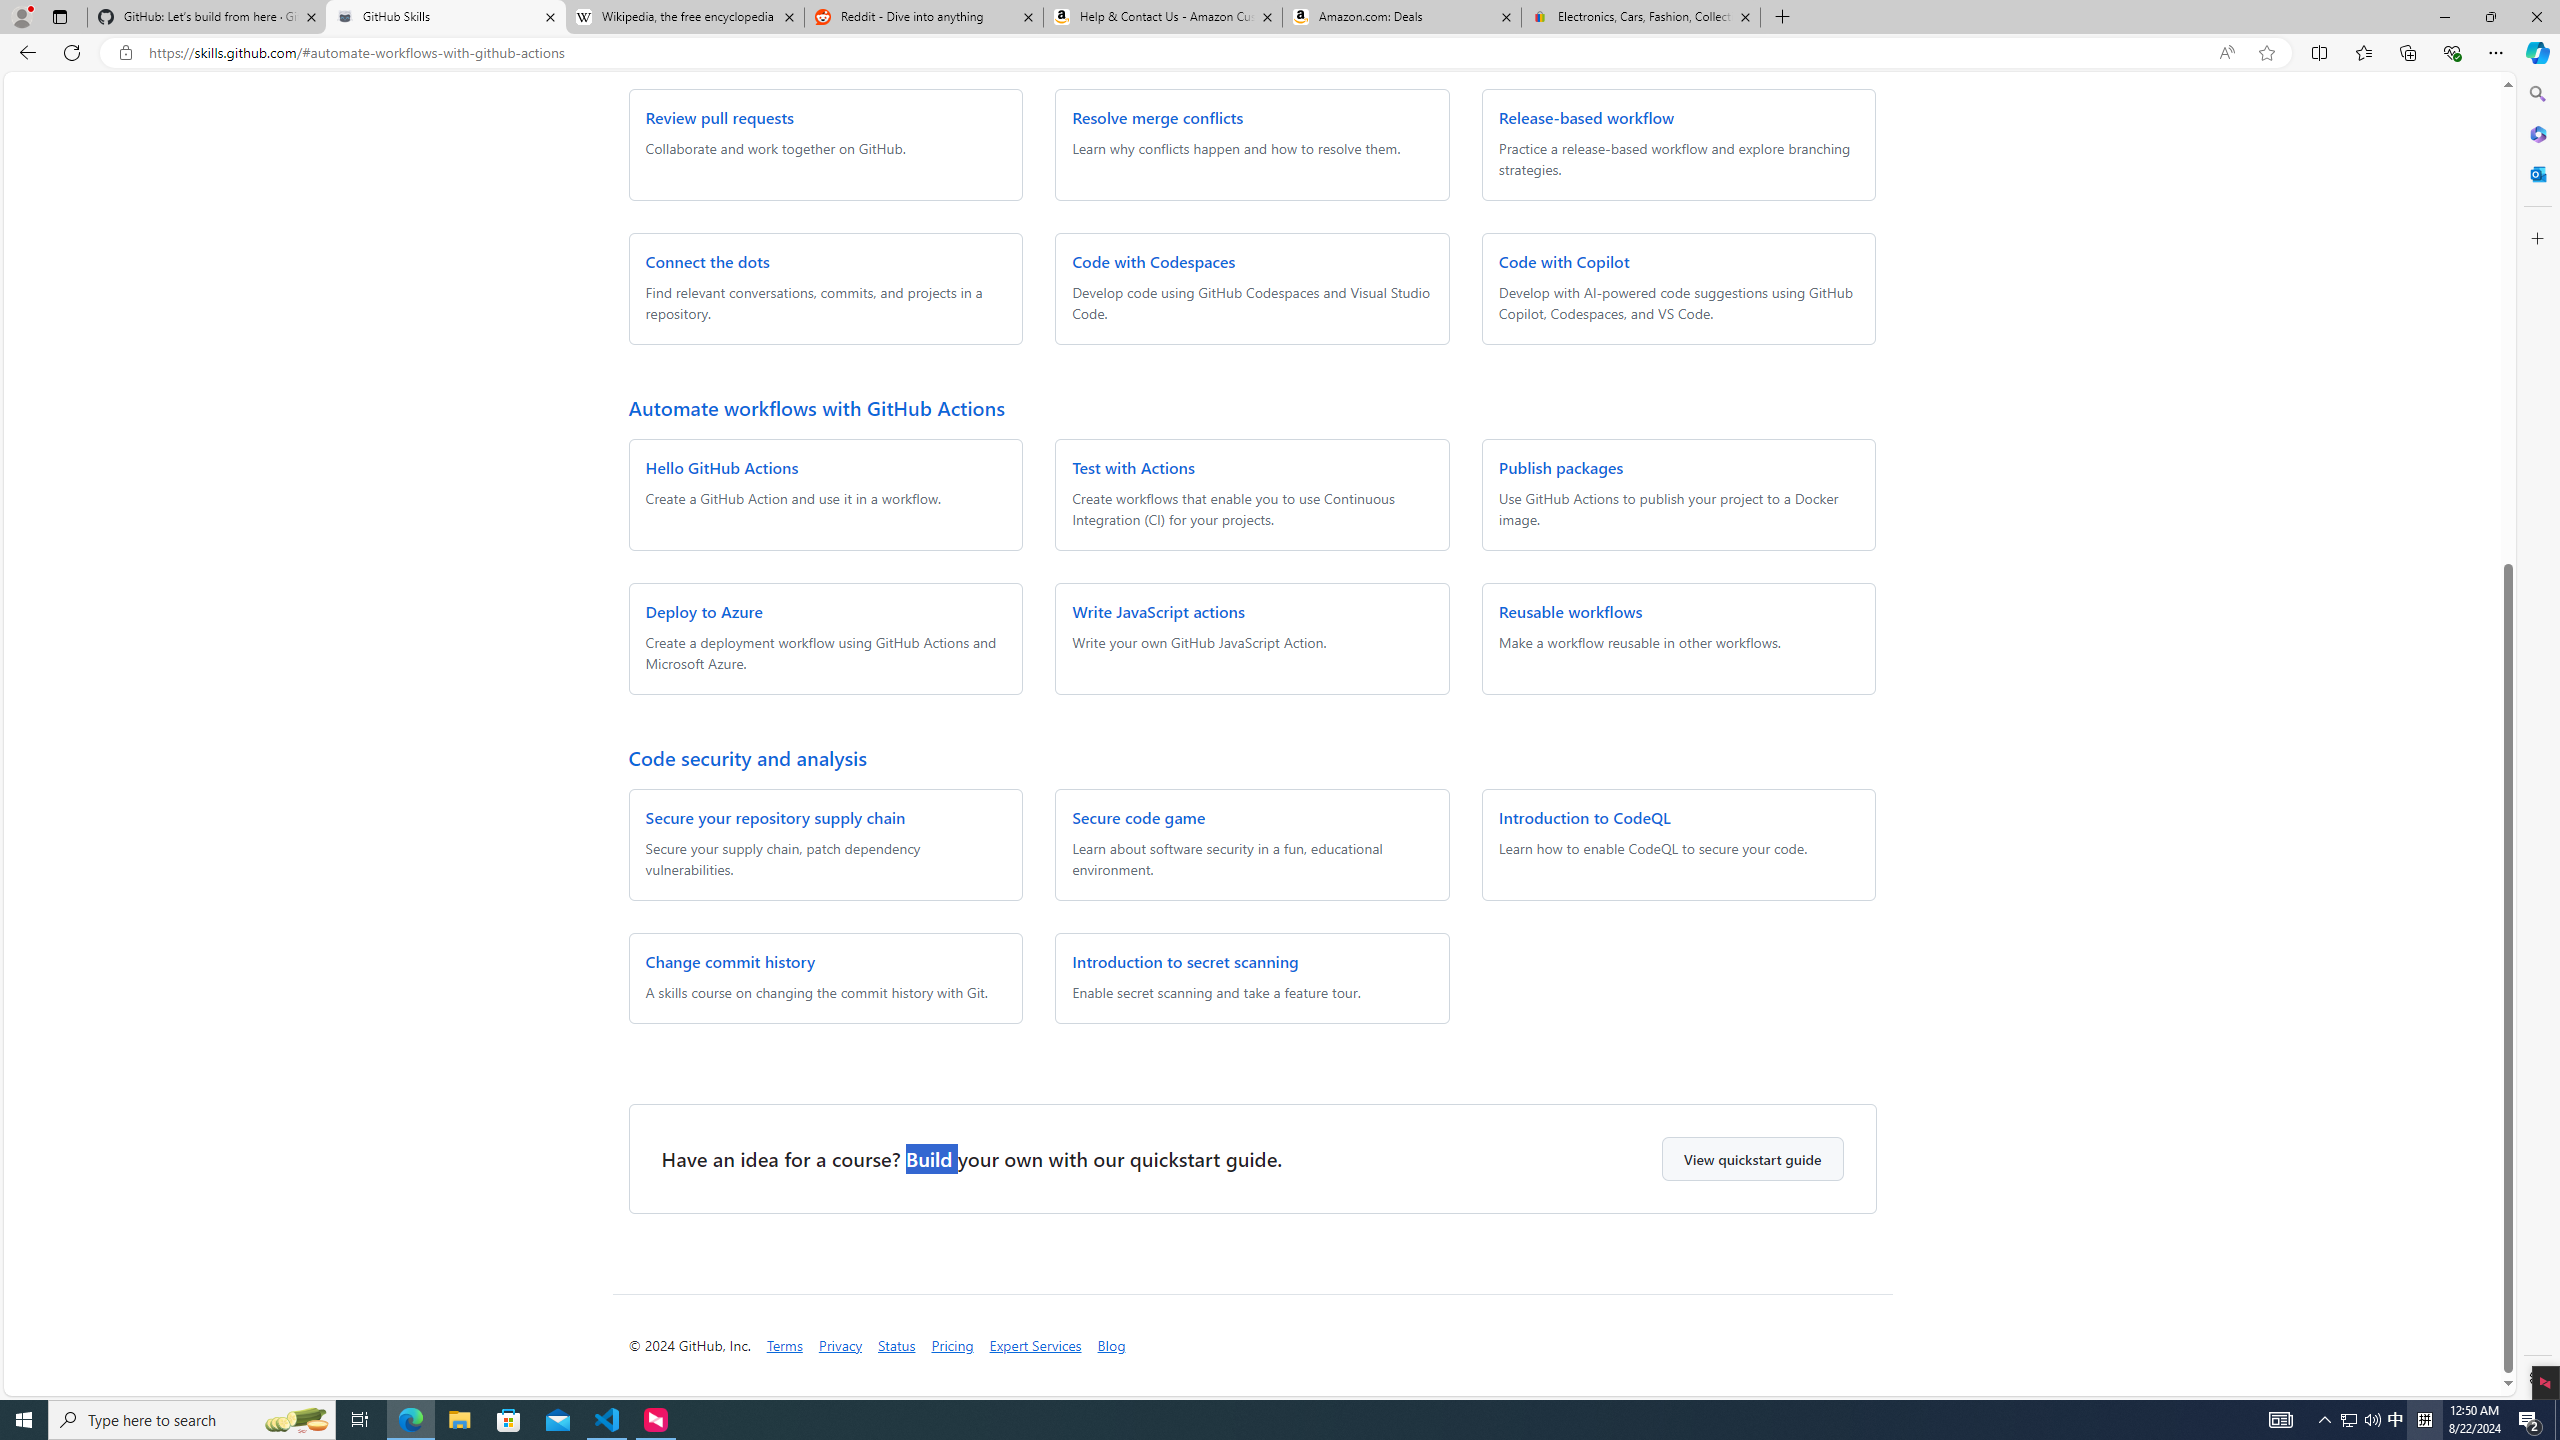  What do you see at coordinates (951, 1344) in the screenshot?
I see `'Pricing'` at bounding box center [951, 1344].